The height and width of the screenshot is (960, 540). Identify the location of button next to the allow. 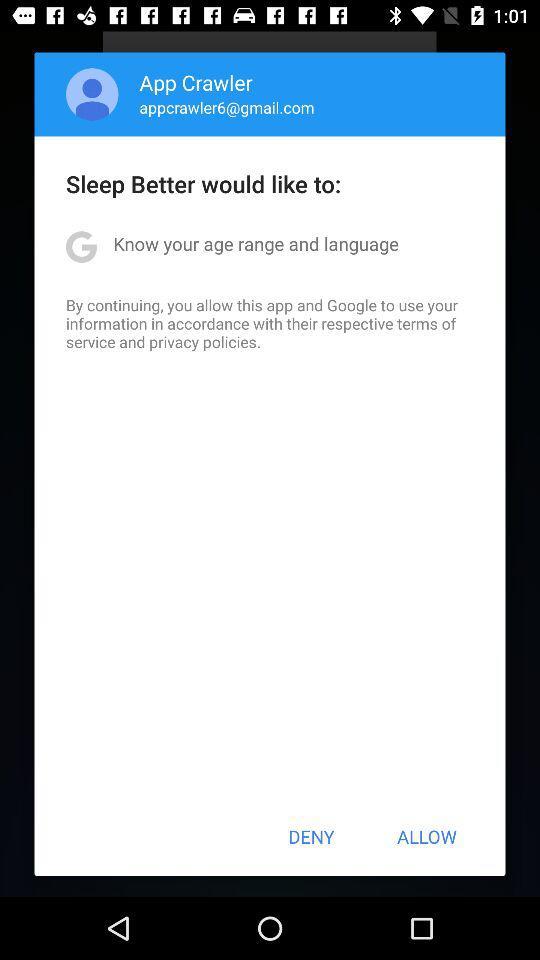
(311, 836).